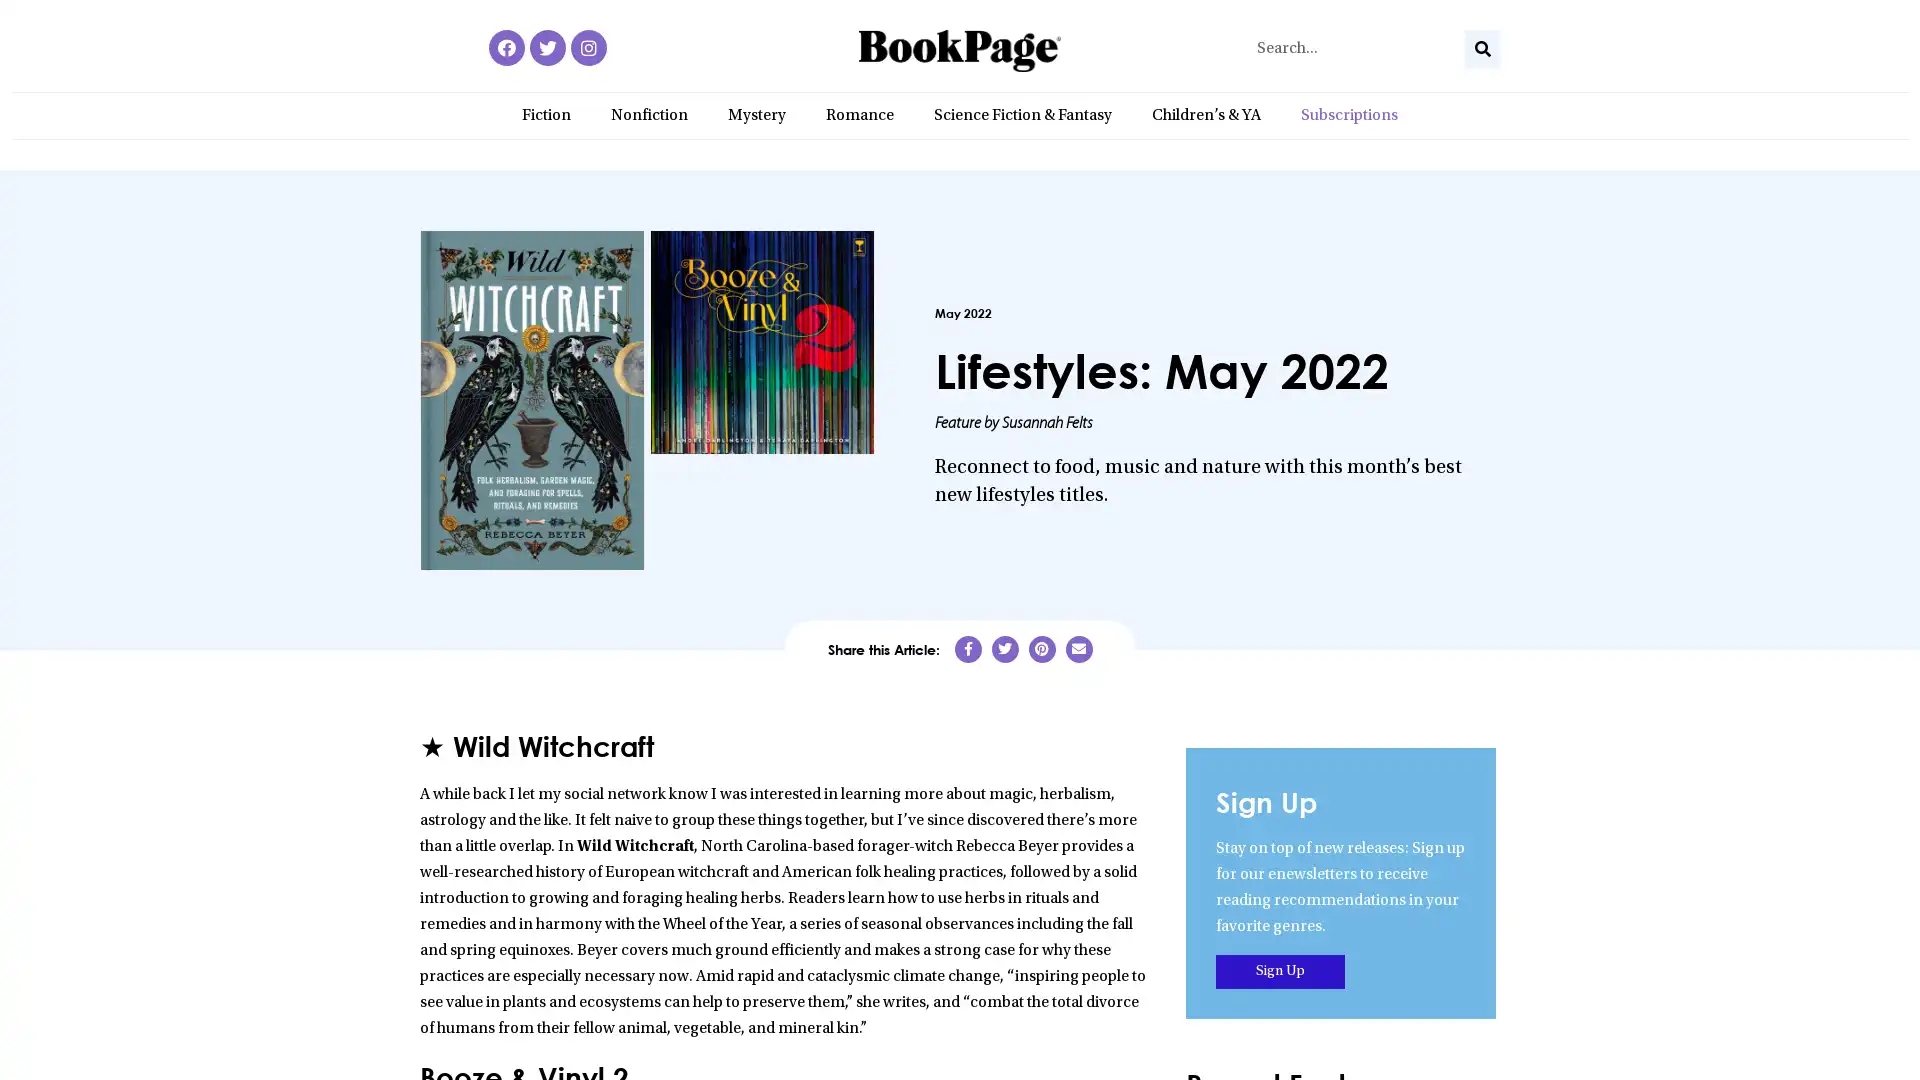 The width and height of the screenshot is (1920, 1080). I want to click on Sign Up, so click(1280, 970).